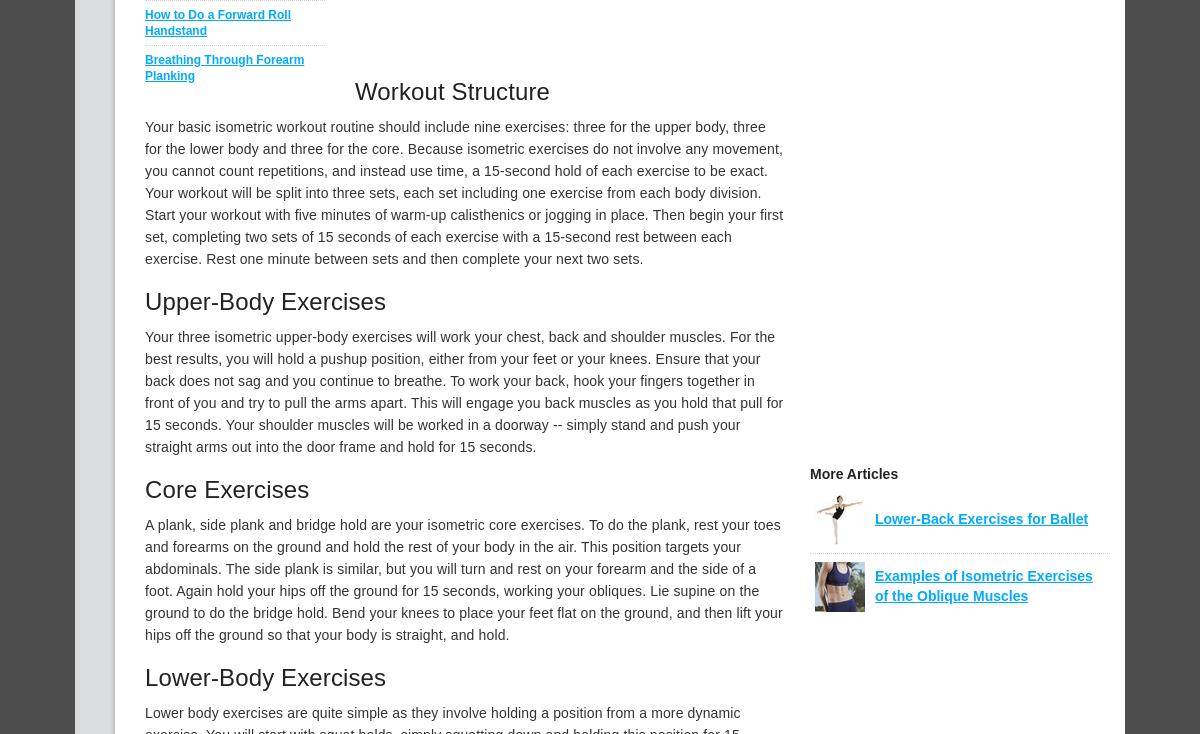 This screenshot has width=1200, height=734. I want to click on 'More Articles', so click(853, 474).